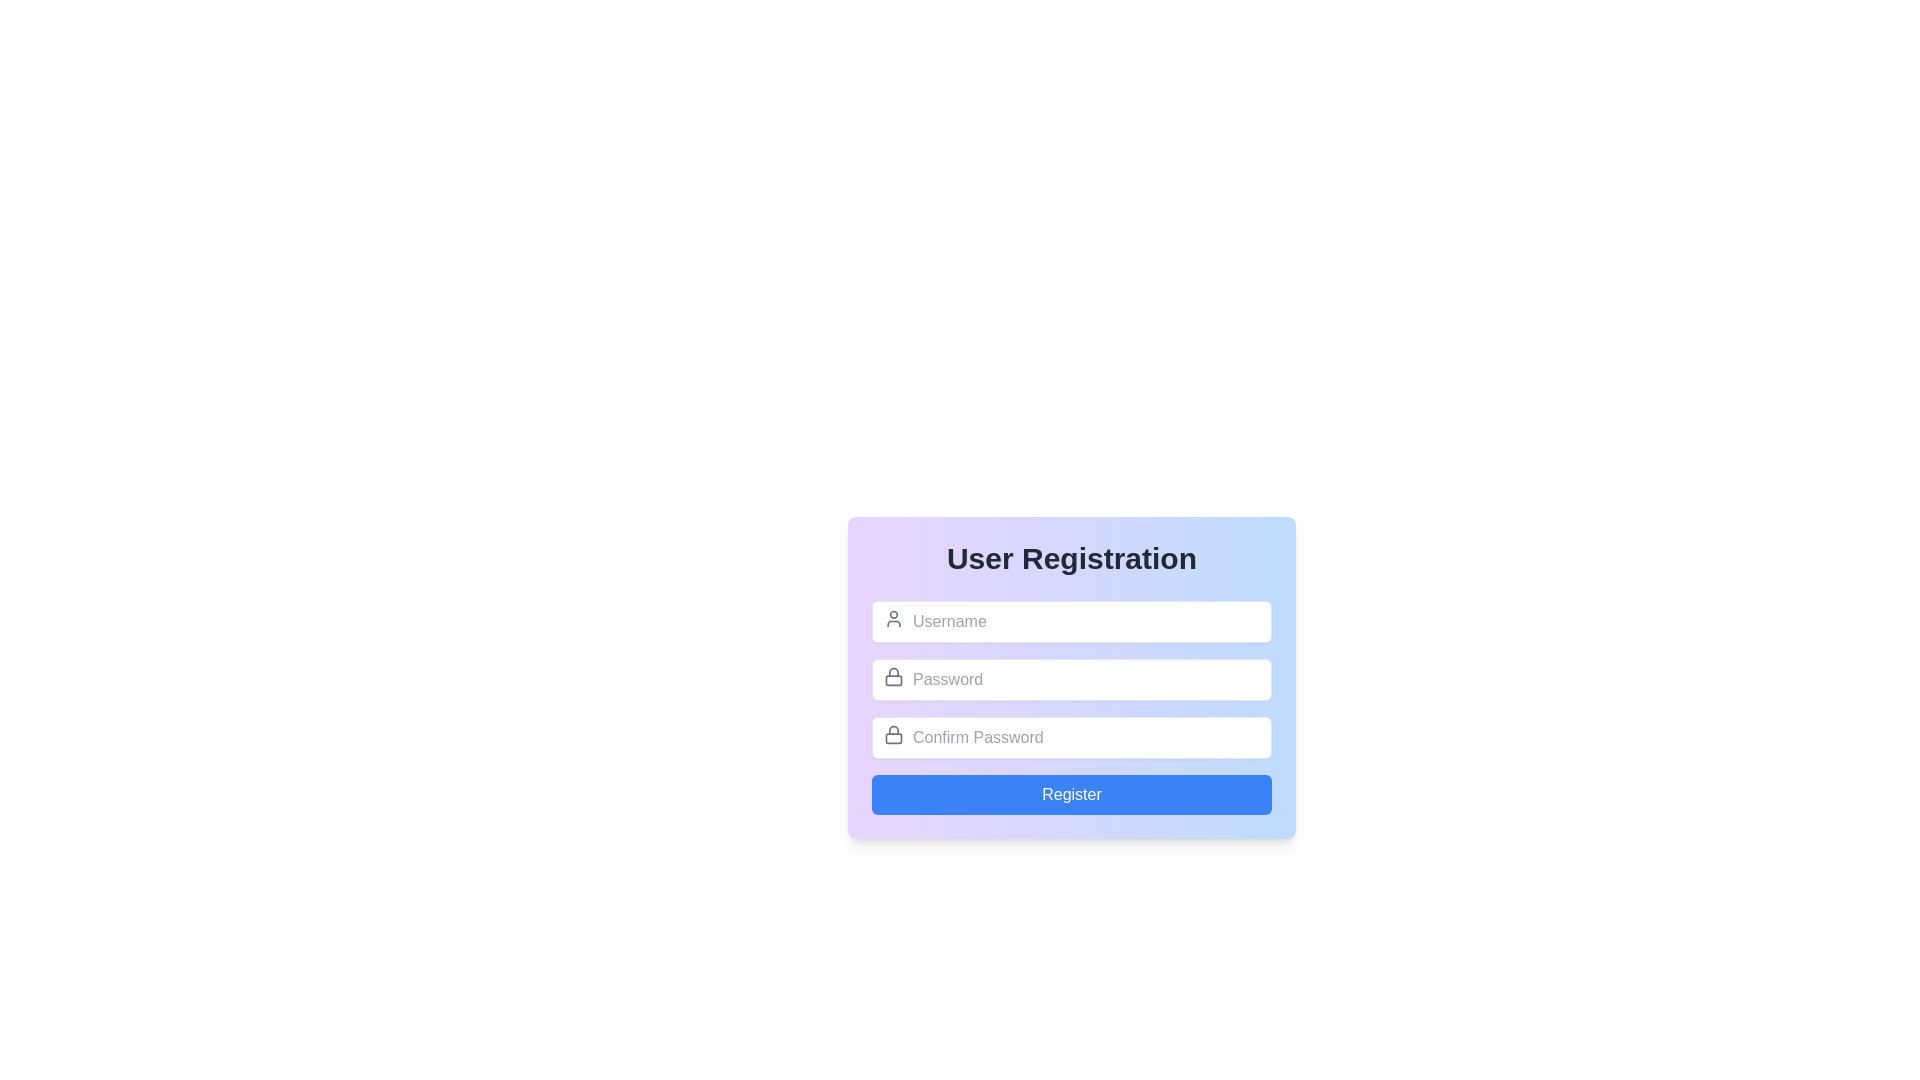 This screenshot has width=1920, height=1080. I want to click on the leading icon inside the username input field, which visually indicates that the adjacent input field is for entering a username, so click(892, 617).